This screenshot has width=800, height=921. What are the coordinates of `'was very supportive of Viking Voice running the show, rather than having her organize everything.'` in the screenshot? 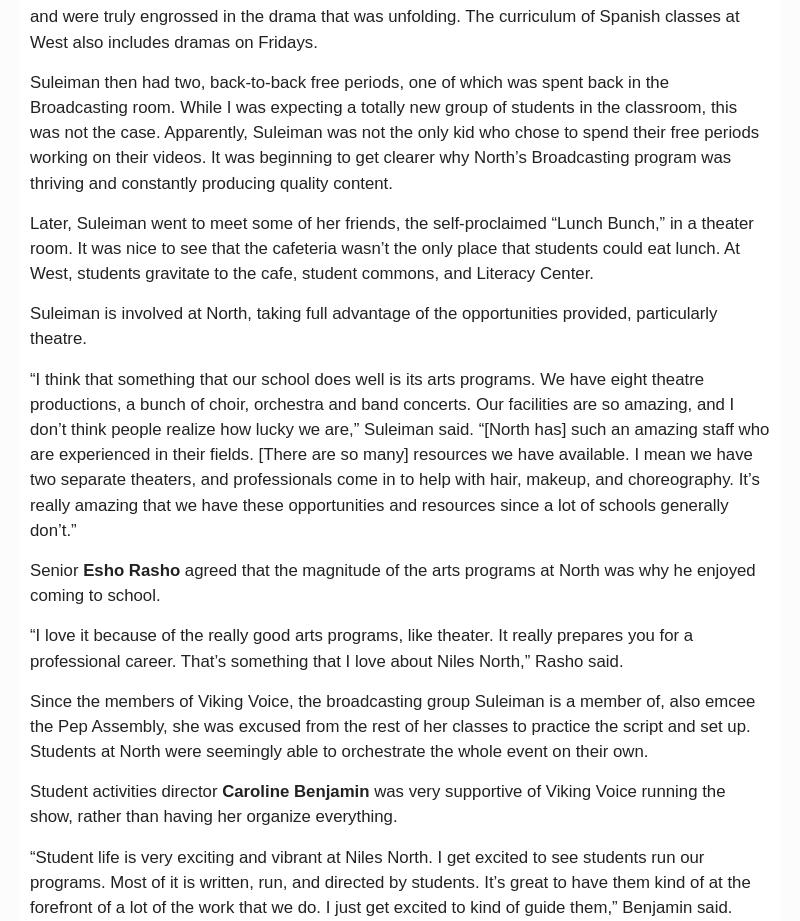 It's located at (376, 803).